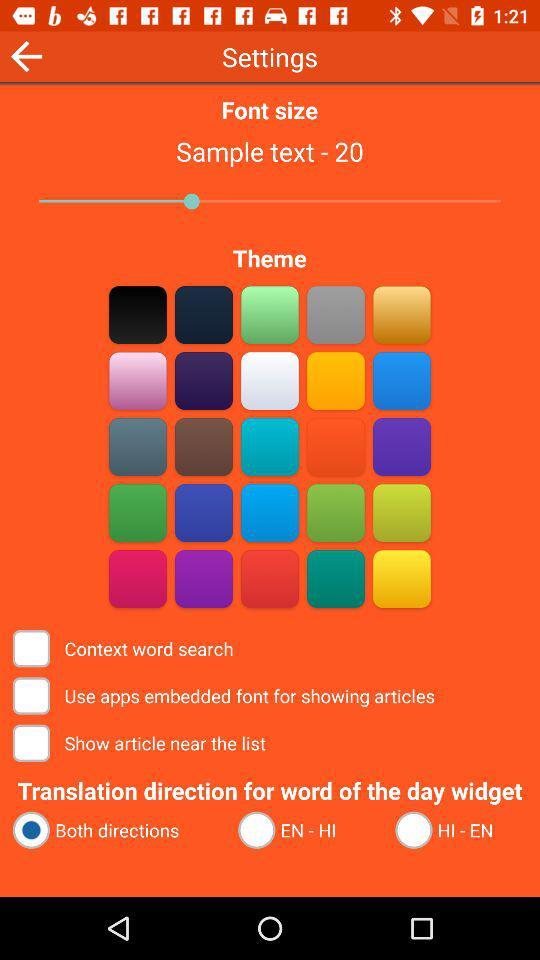  I want to click on flashes green yellow, so click(335, 512).